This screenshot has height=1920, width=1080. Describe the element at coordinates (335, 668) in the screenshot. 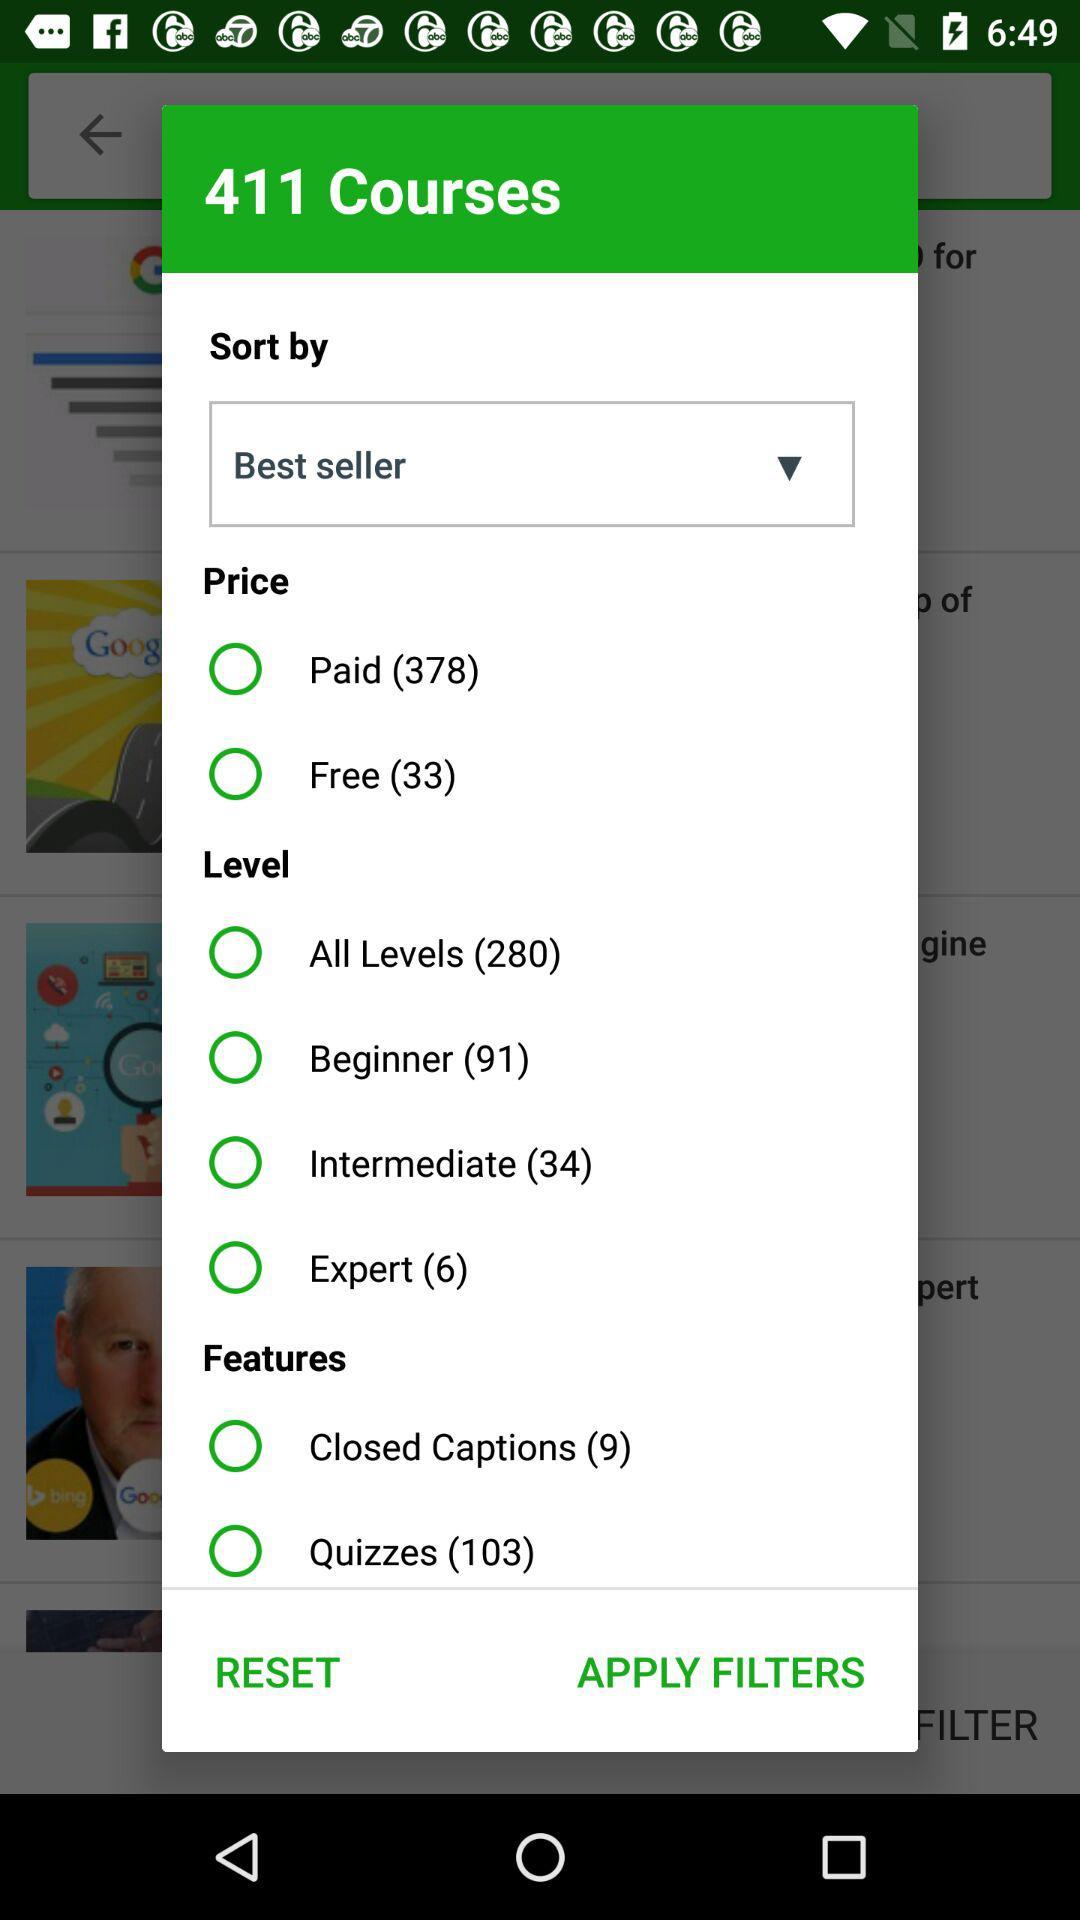

I see `icon below the price` at that location.